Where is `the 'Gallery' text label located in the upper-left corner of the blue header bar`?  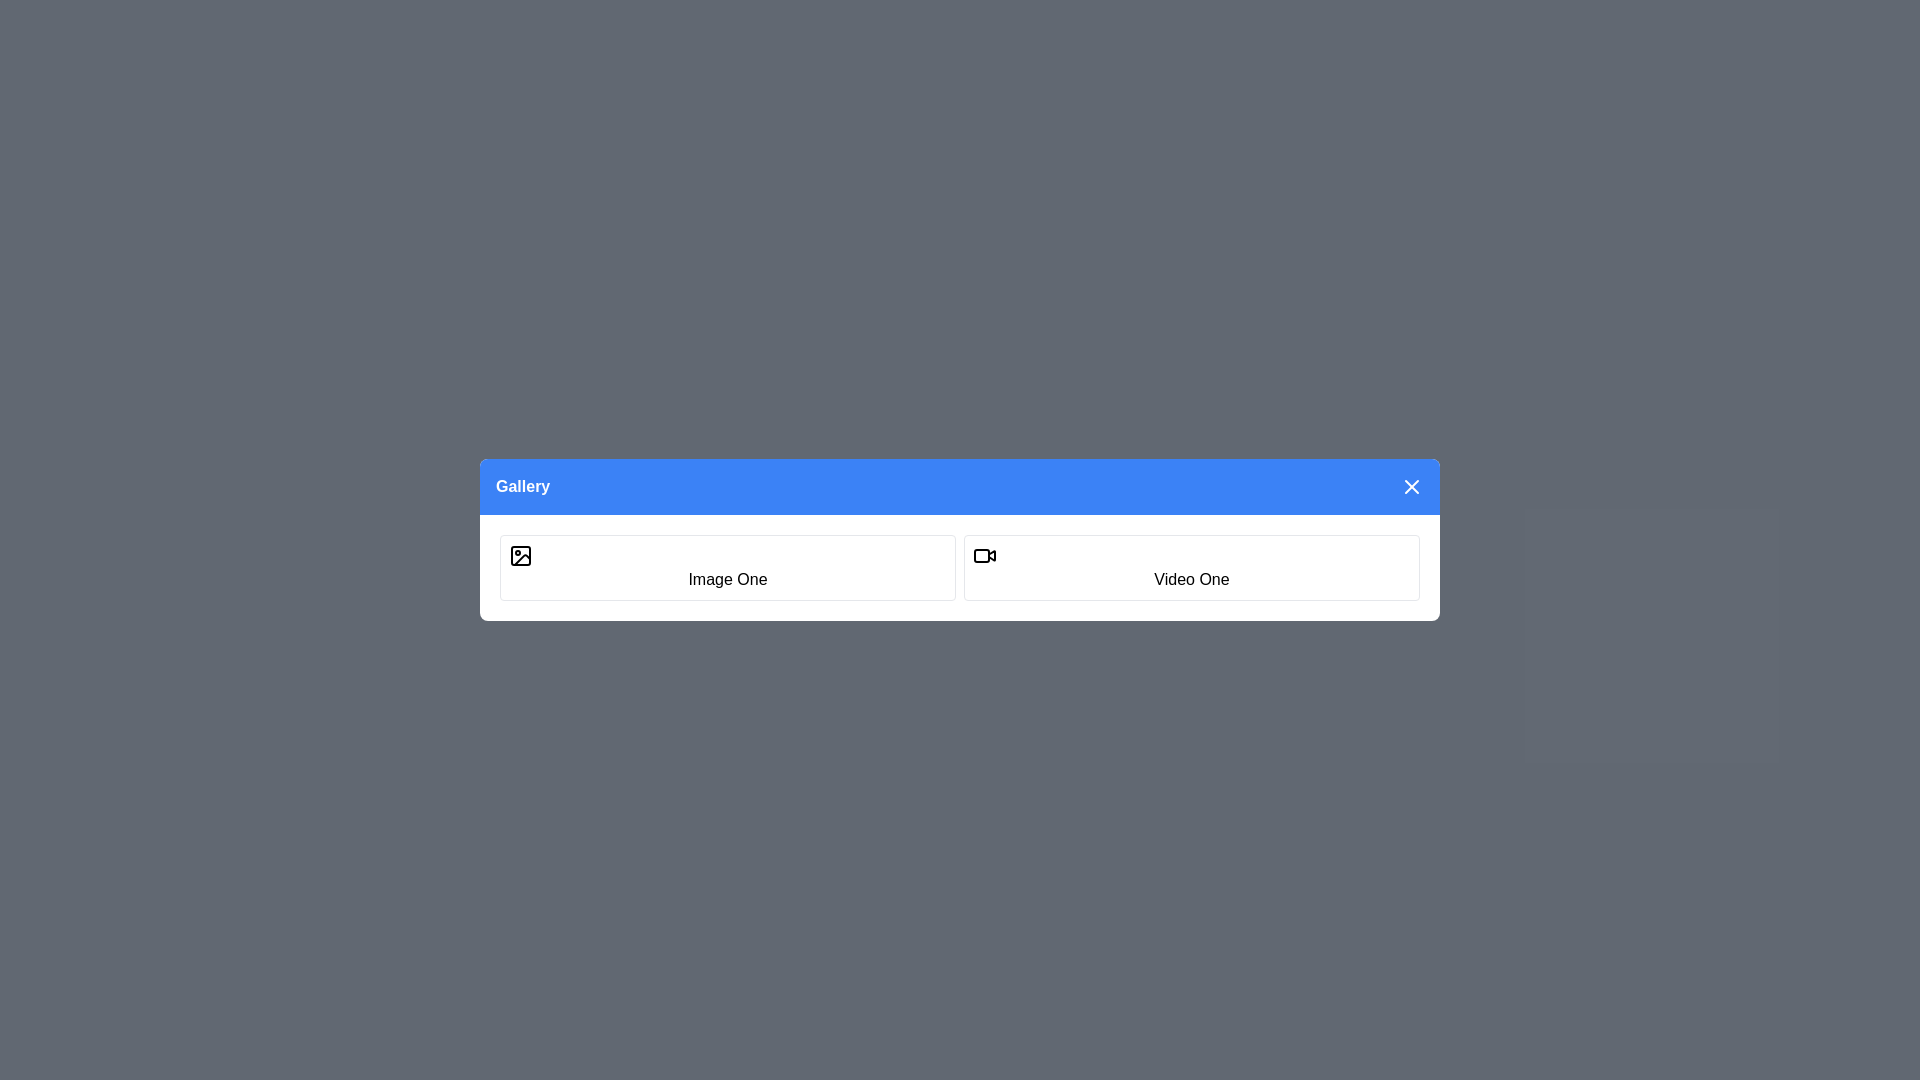 the 'Gallery' text label located in the upper-left corner of the blue header bar is located at coordinates (523, 486).